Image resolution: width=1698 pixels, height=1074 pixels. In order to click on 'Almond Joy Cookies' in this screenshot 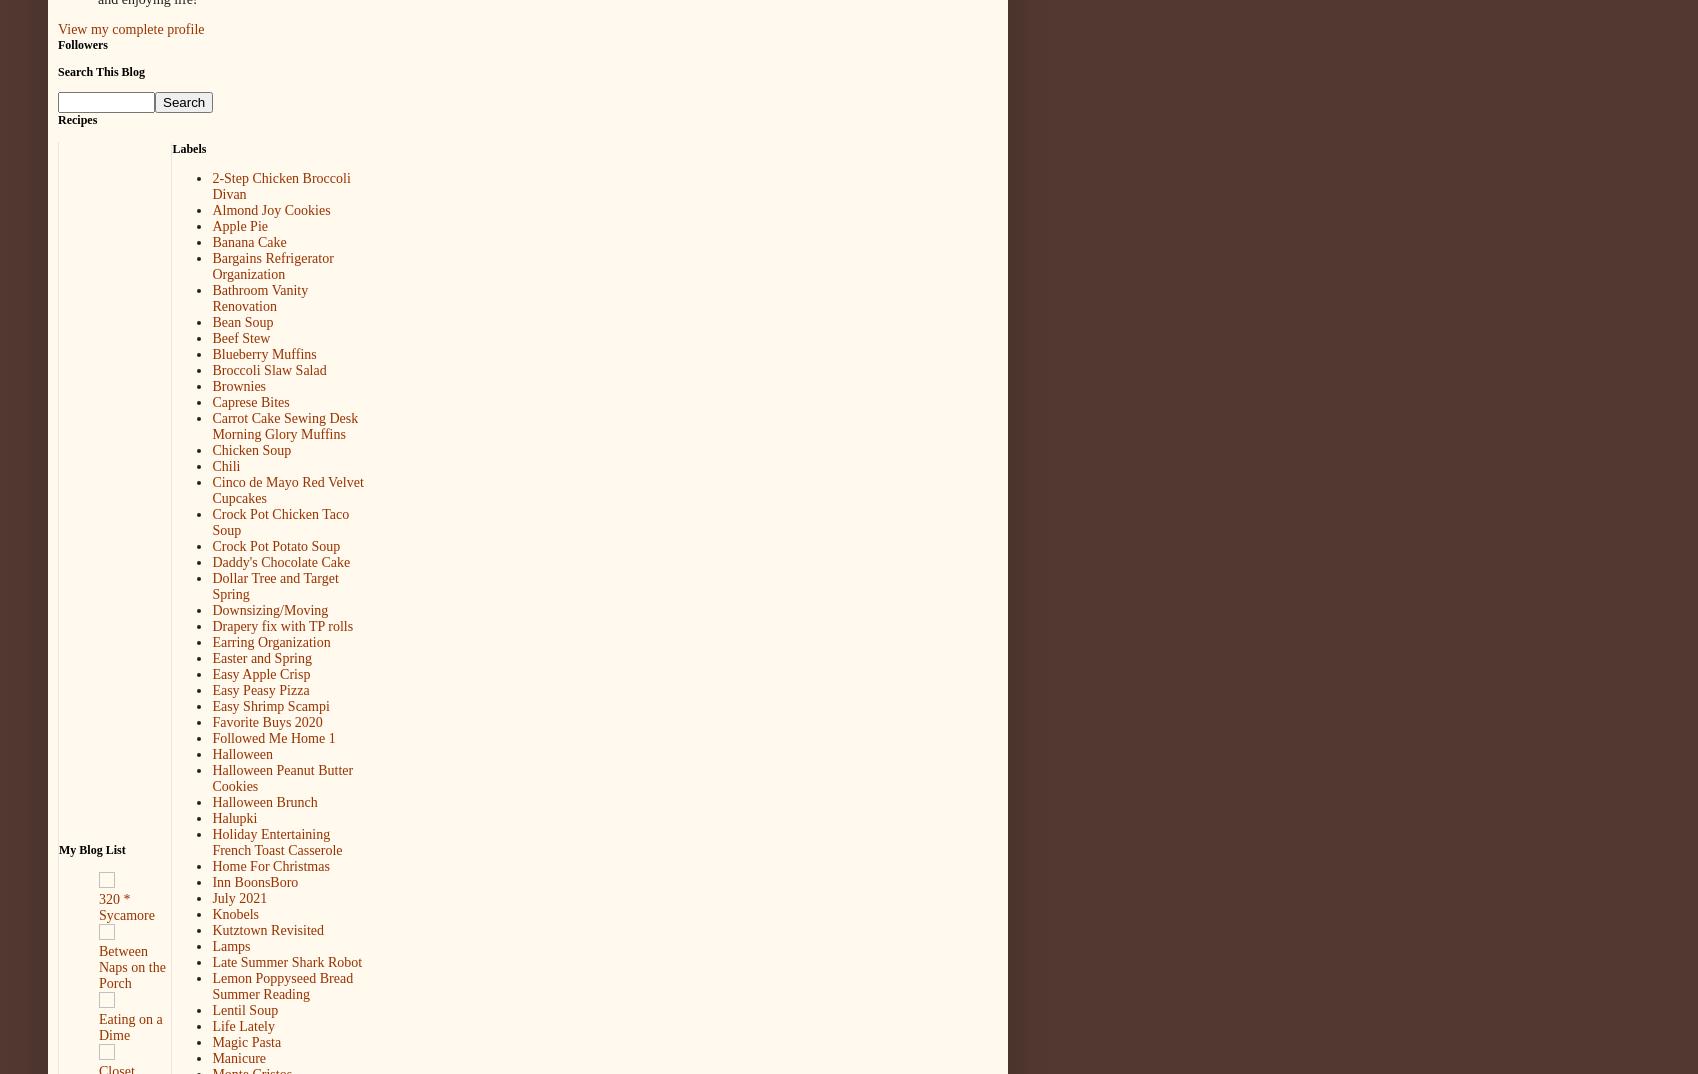, I will do `click(270, 210)`.